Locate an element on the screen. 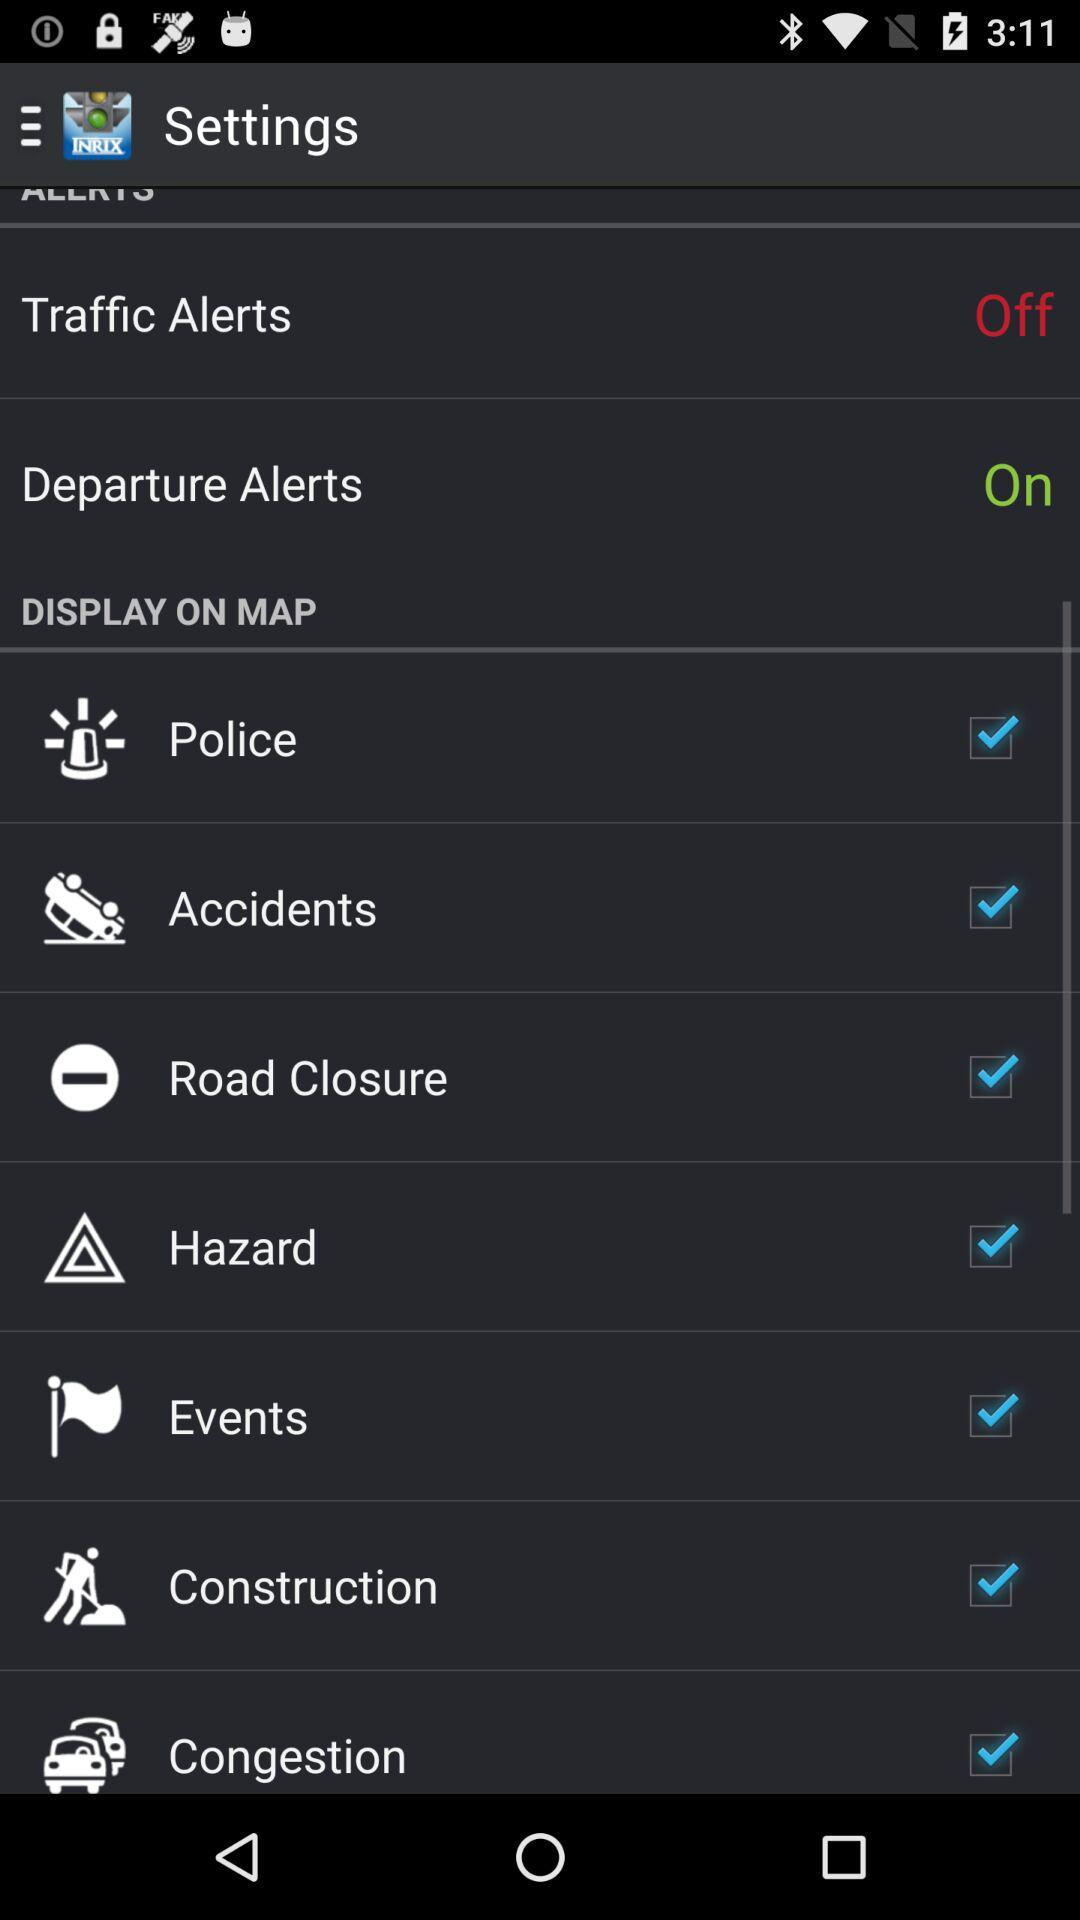 The height and width of the screenshot is (1920, 1080). events app is located at coordinates (237, 1414).